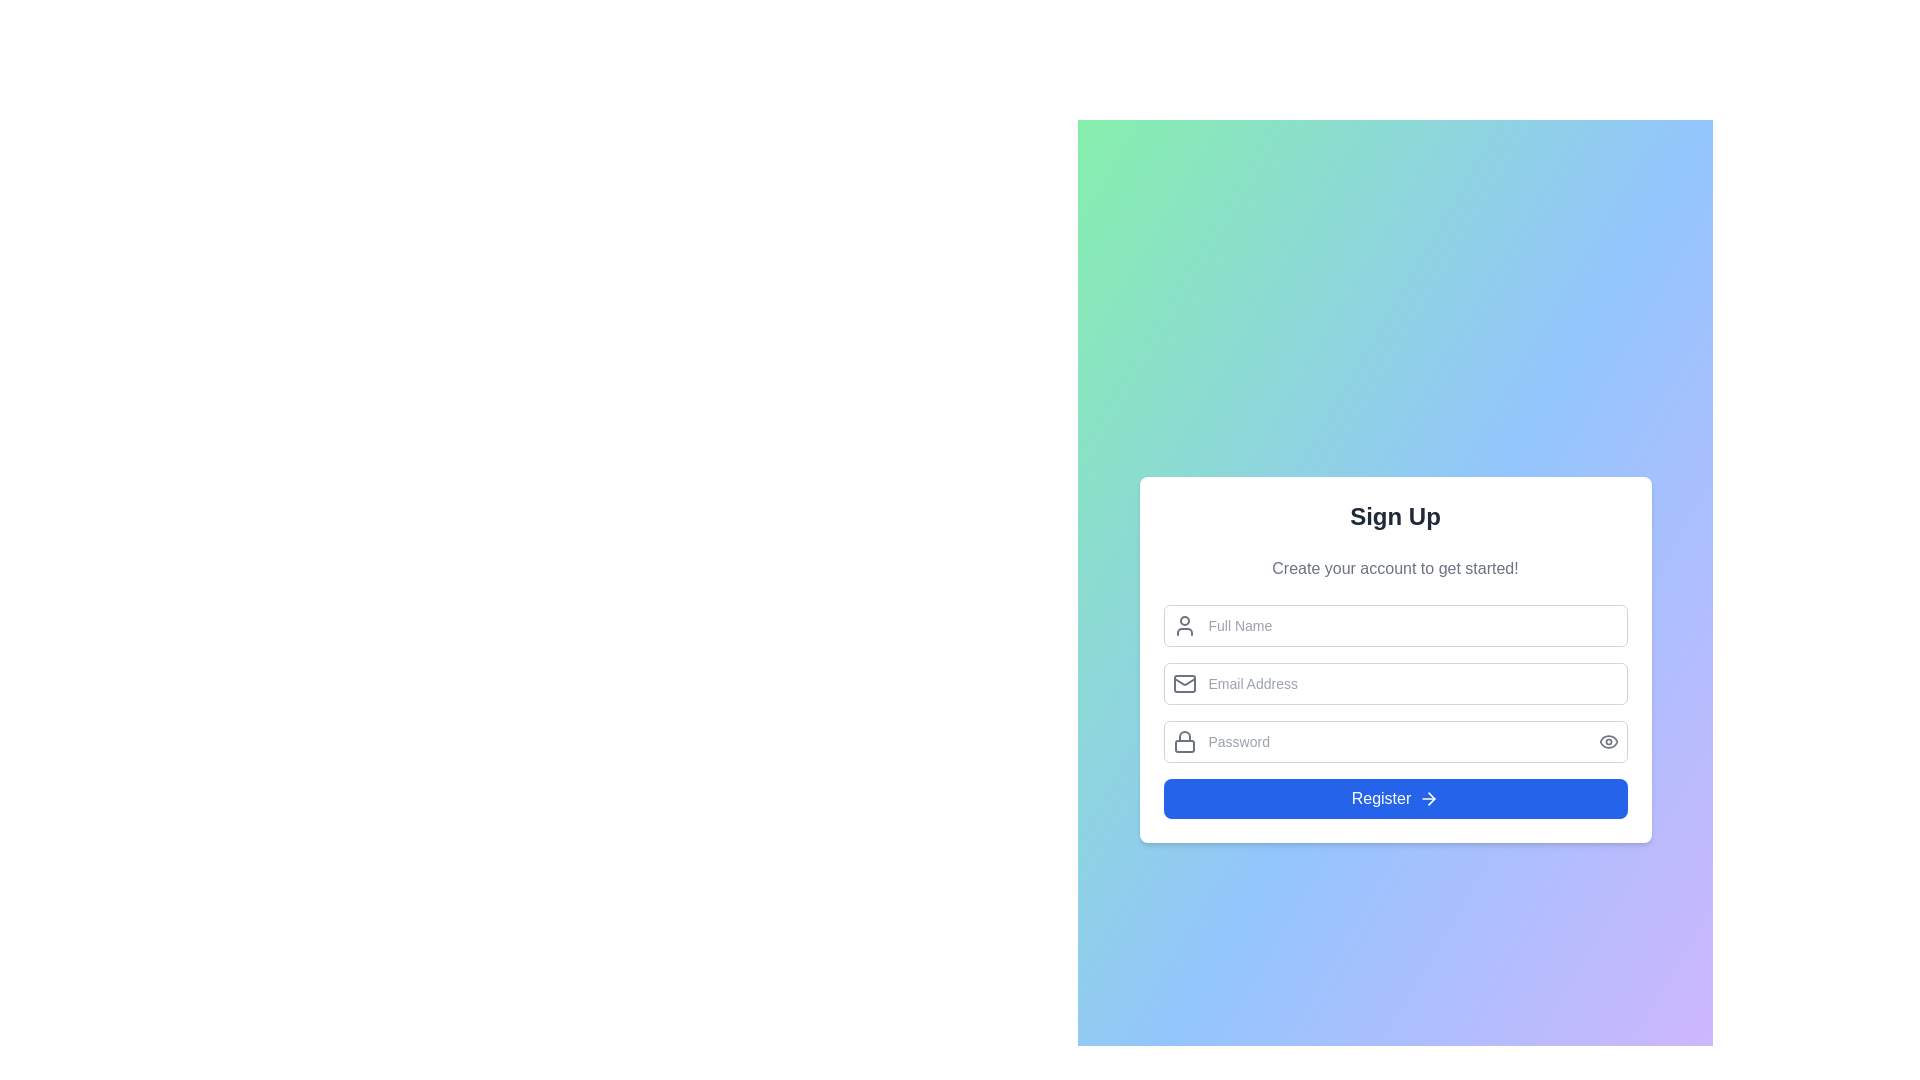  What do you see at coordinates (1394, 797) in the screenshot?
I see `the blue 'Register' button with rounded corners` at bounding box center [1394, 797].